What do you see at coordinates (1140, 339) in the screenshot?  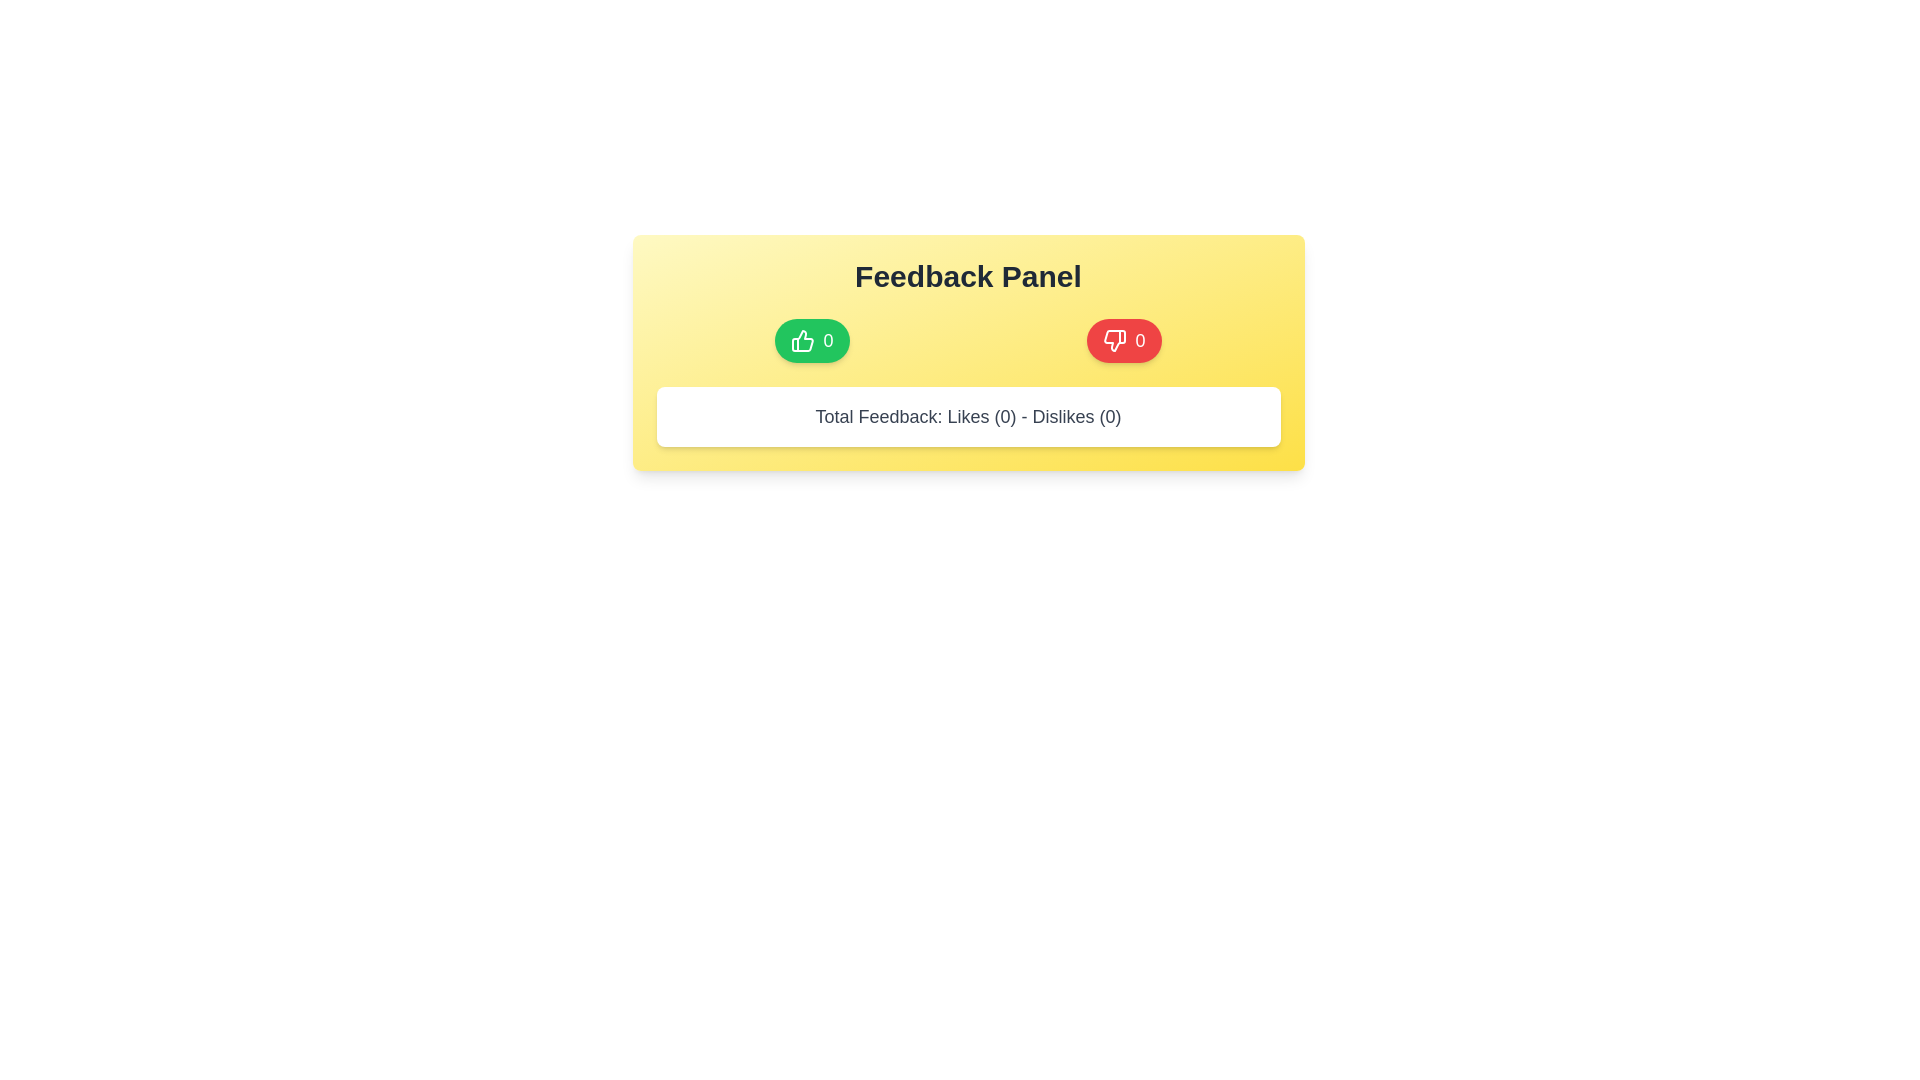 I see `value displayed in the text label indicating the count of negative feedbacks, which is located to the right of the thumbs-down icon in a red button on a yellow background` at bounding box center [1140, 339].